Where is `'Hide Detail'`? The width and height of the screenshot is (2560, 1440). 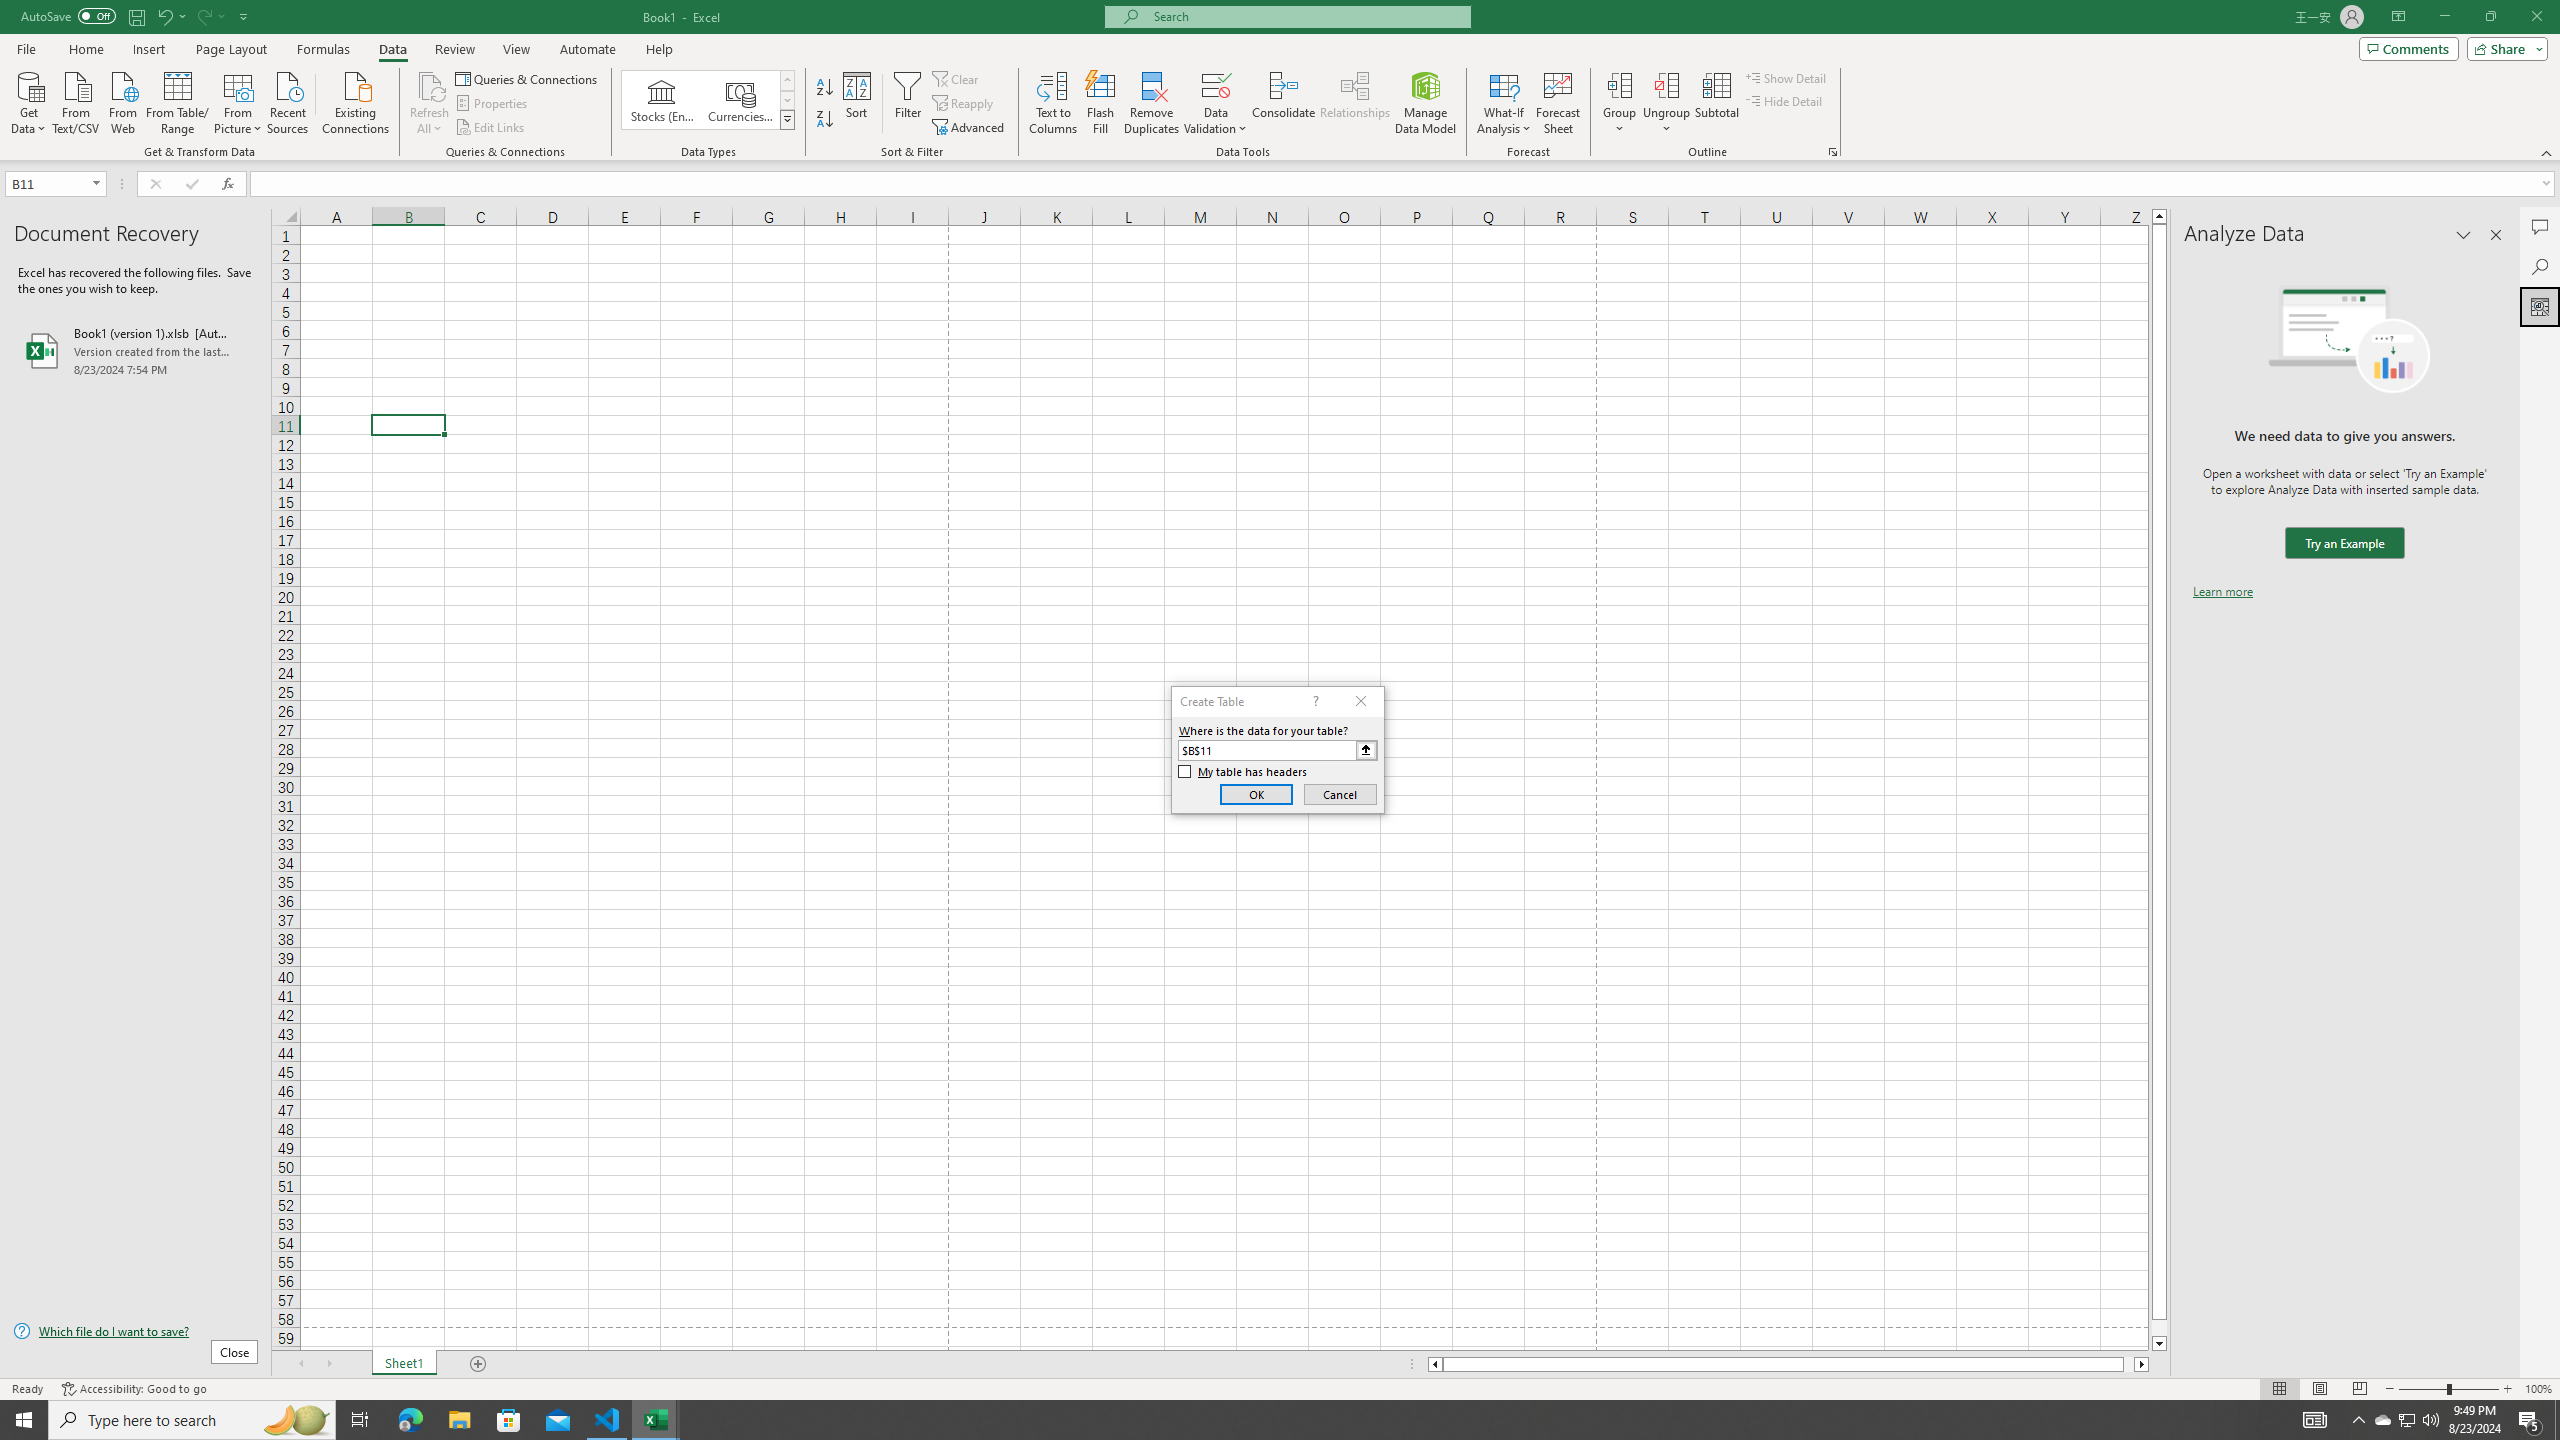
'Hide Detail' is located at coordinates (1784, 99).